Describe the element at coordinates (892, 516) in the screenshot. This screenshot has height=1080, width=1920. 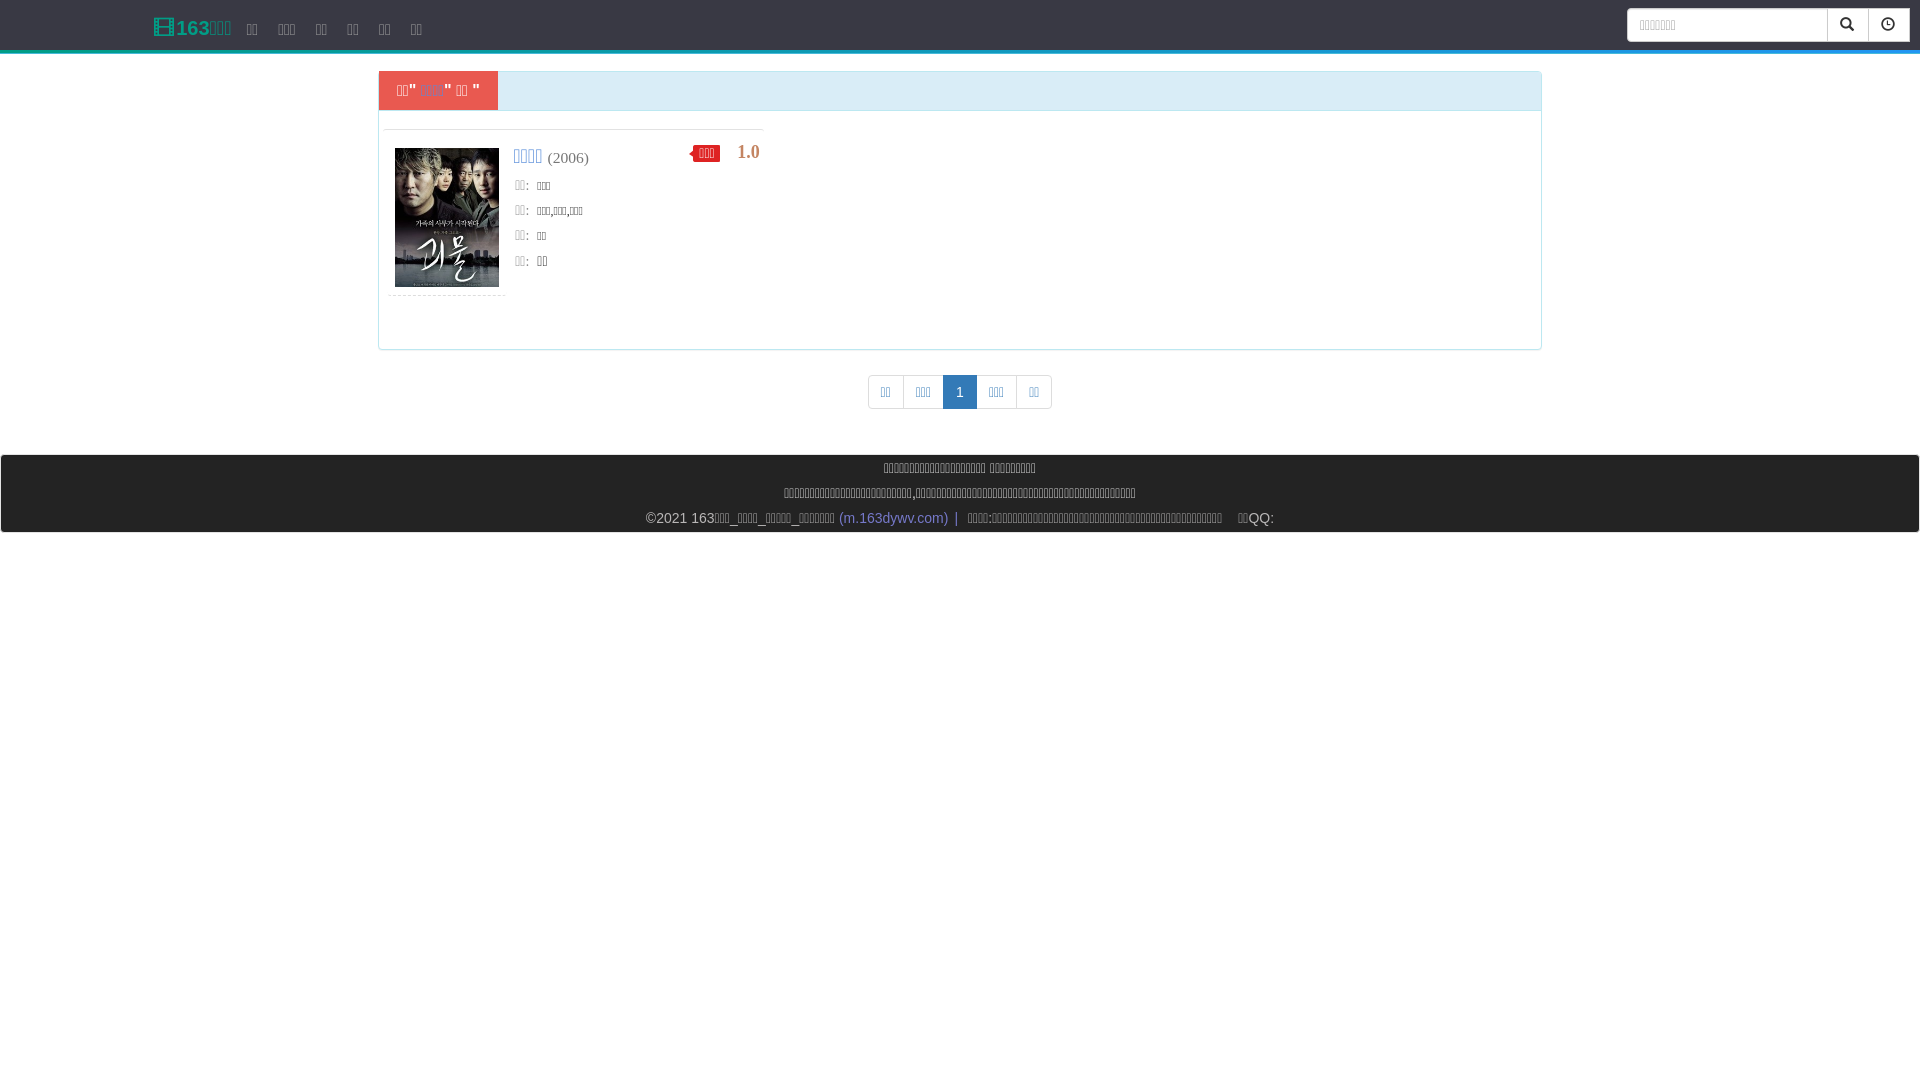
I see `'(m.163dywv.com)'` at that location.